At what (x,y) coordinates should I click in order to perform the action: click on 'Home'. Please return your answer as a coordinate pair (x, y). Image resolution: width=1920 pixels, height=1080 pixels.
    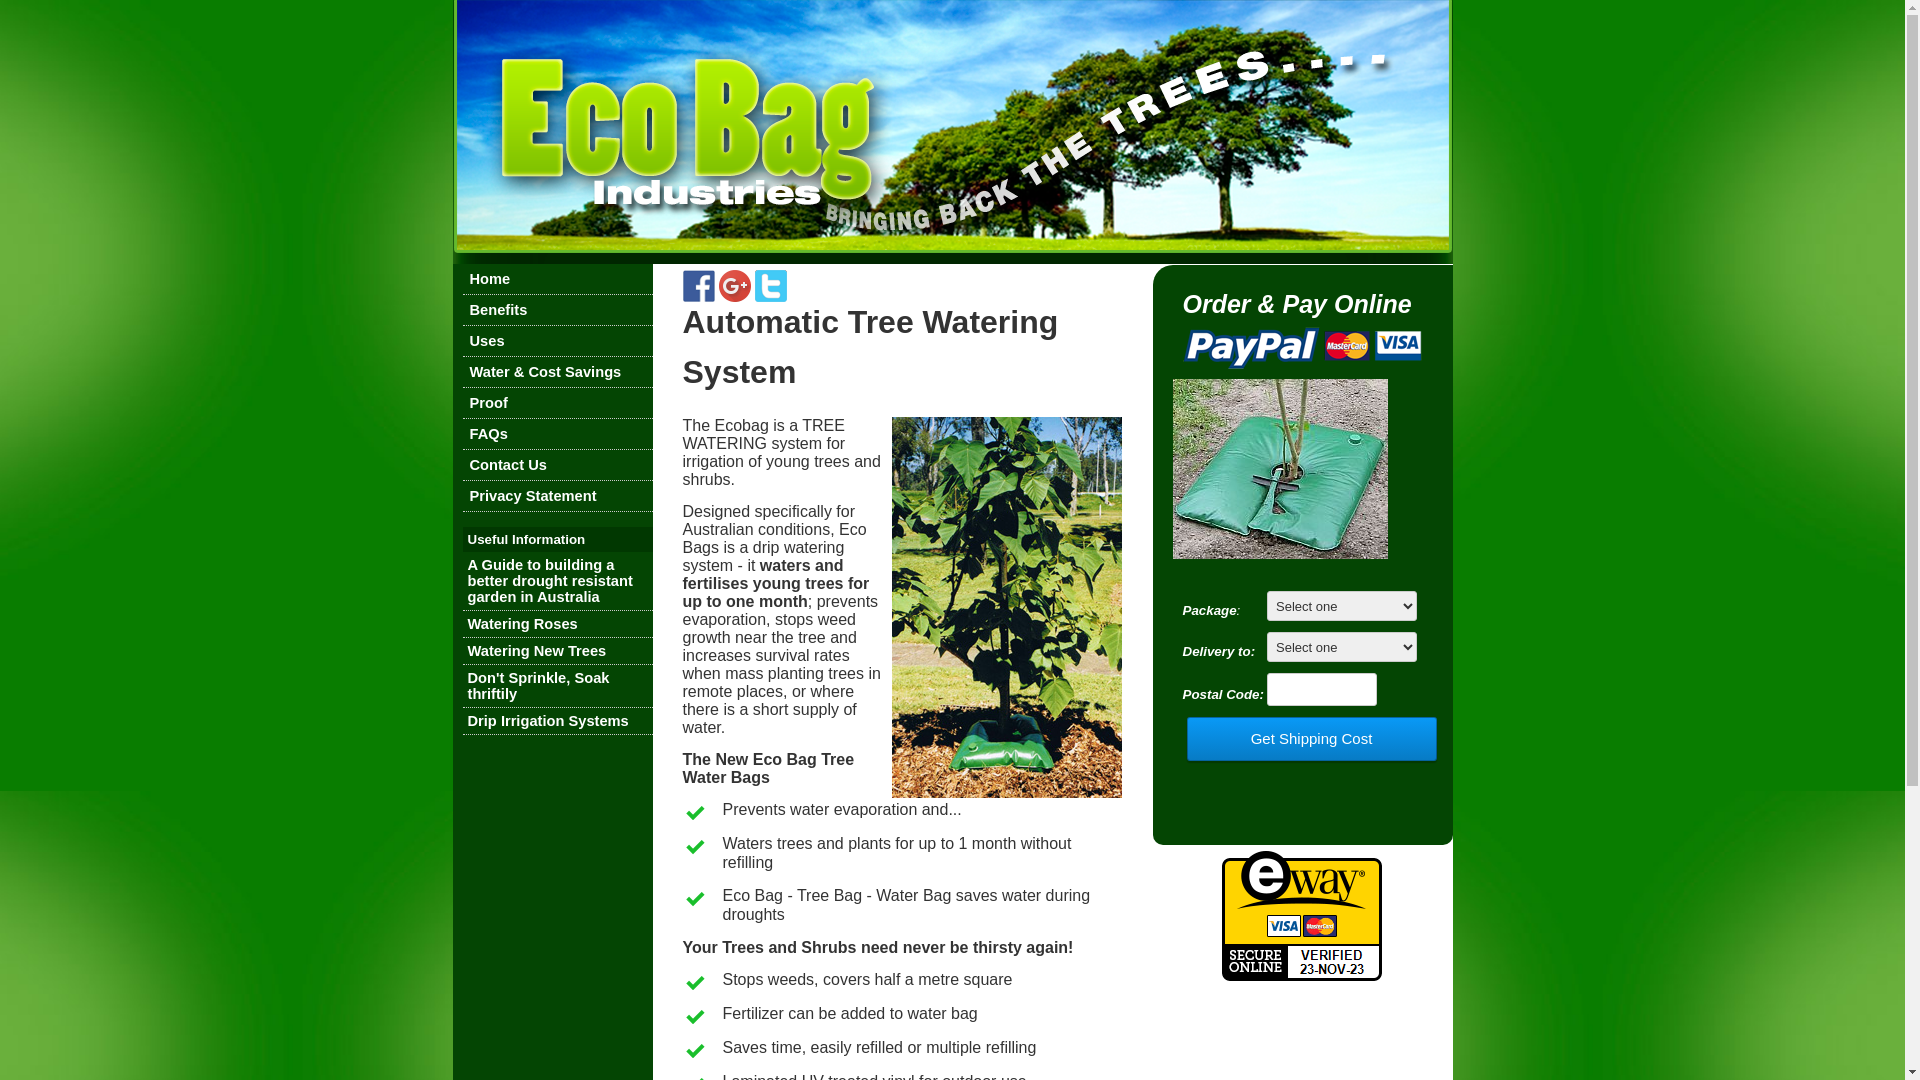
    Looking at the image, I should click on (490, 278).